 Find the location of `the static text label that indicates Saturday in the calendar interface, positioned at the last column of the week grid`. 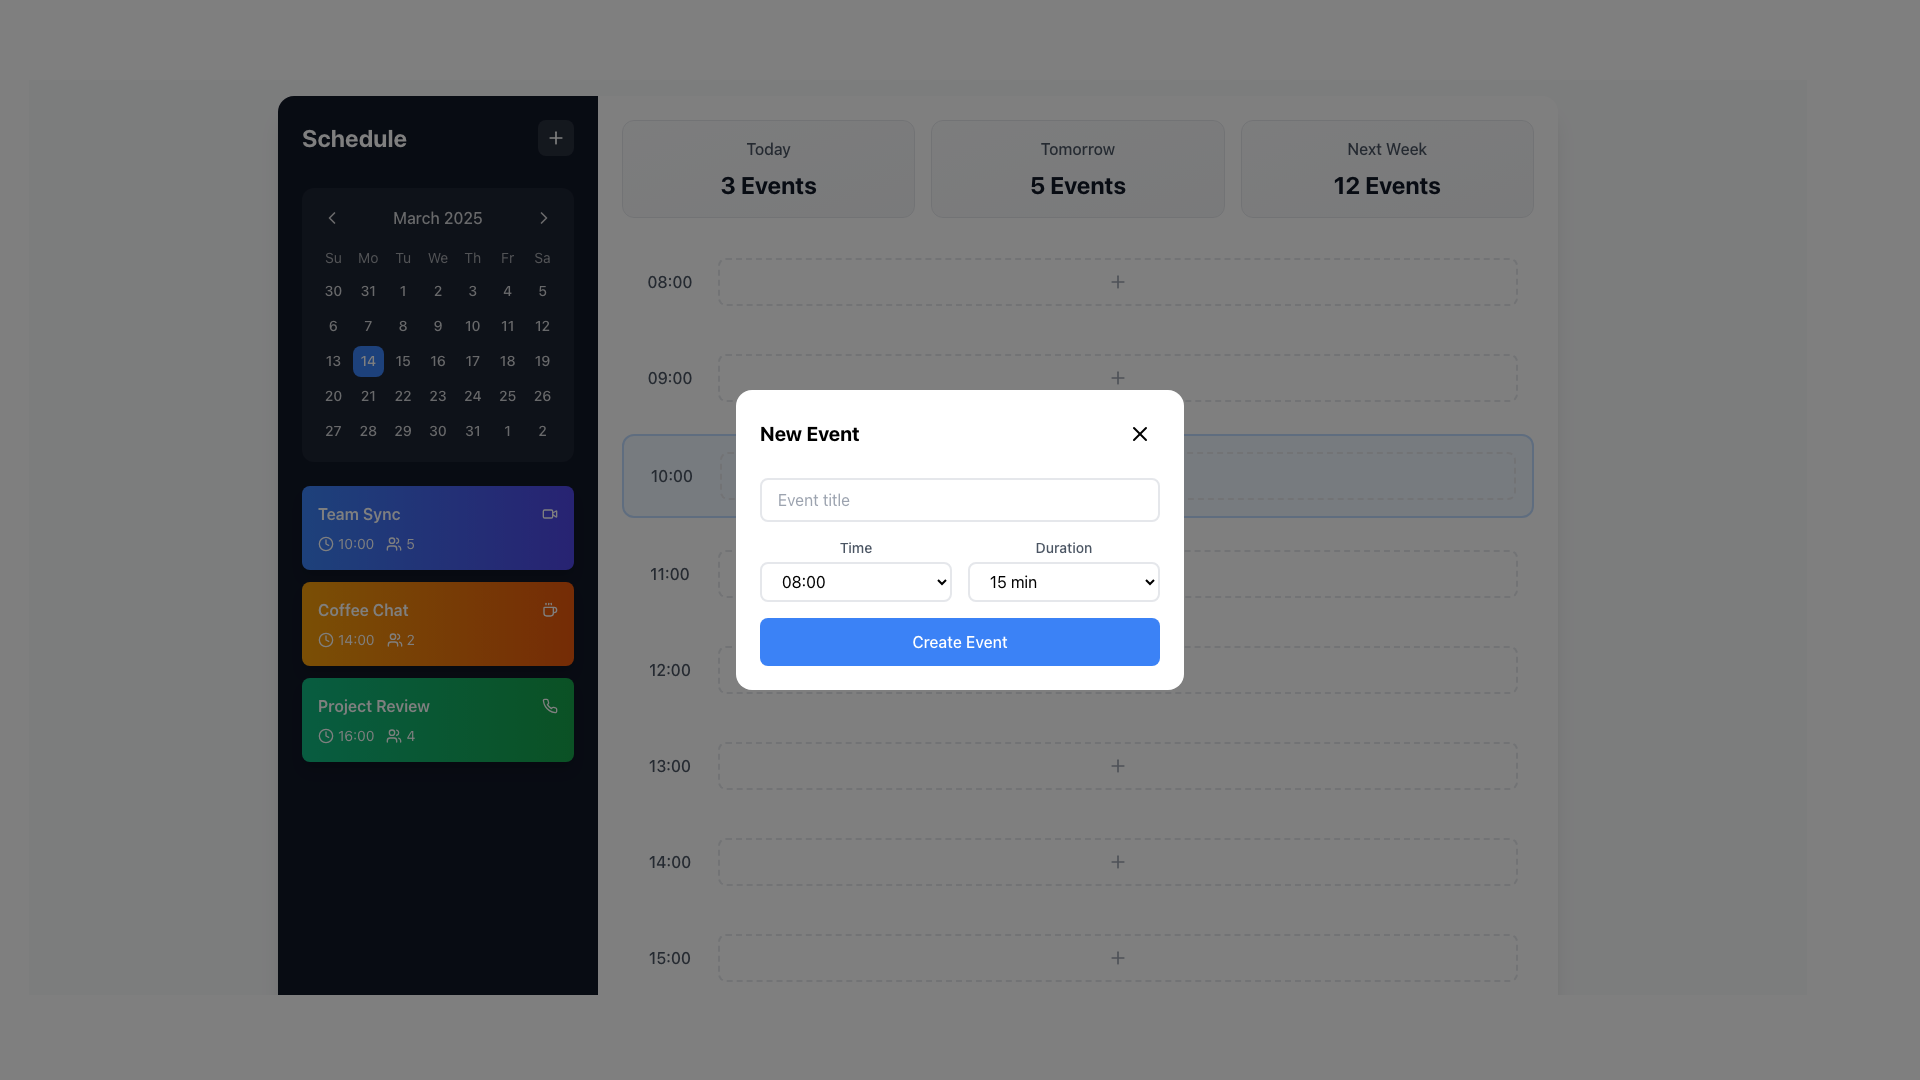

the static text label that indicates Saturday in the calendar interface, positioned at the last column of the week grid is located at coordinates (542, 257).